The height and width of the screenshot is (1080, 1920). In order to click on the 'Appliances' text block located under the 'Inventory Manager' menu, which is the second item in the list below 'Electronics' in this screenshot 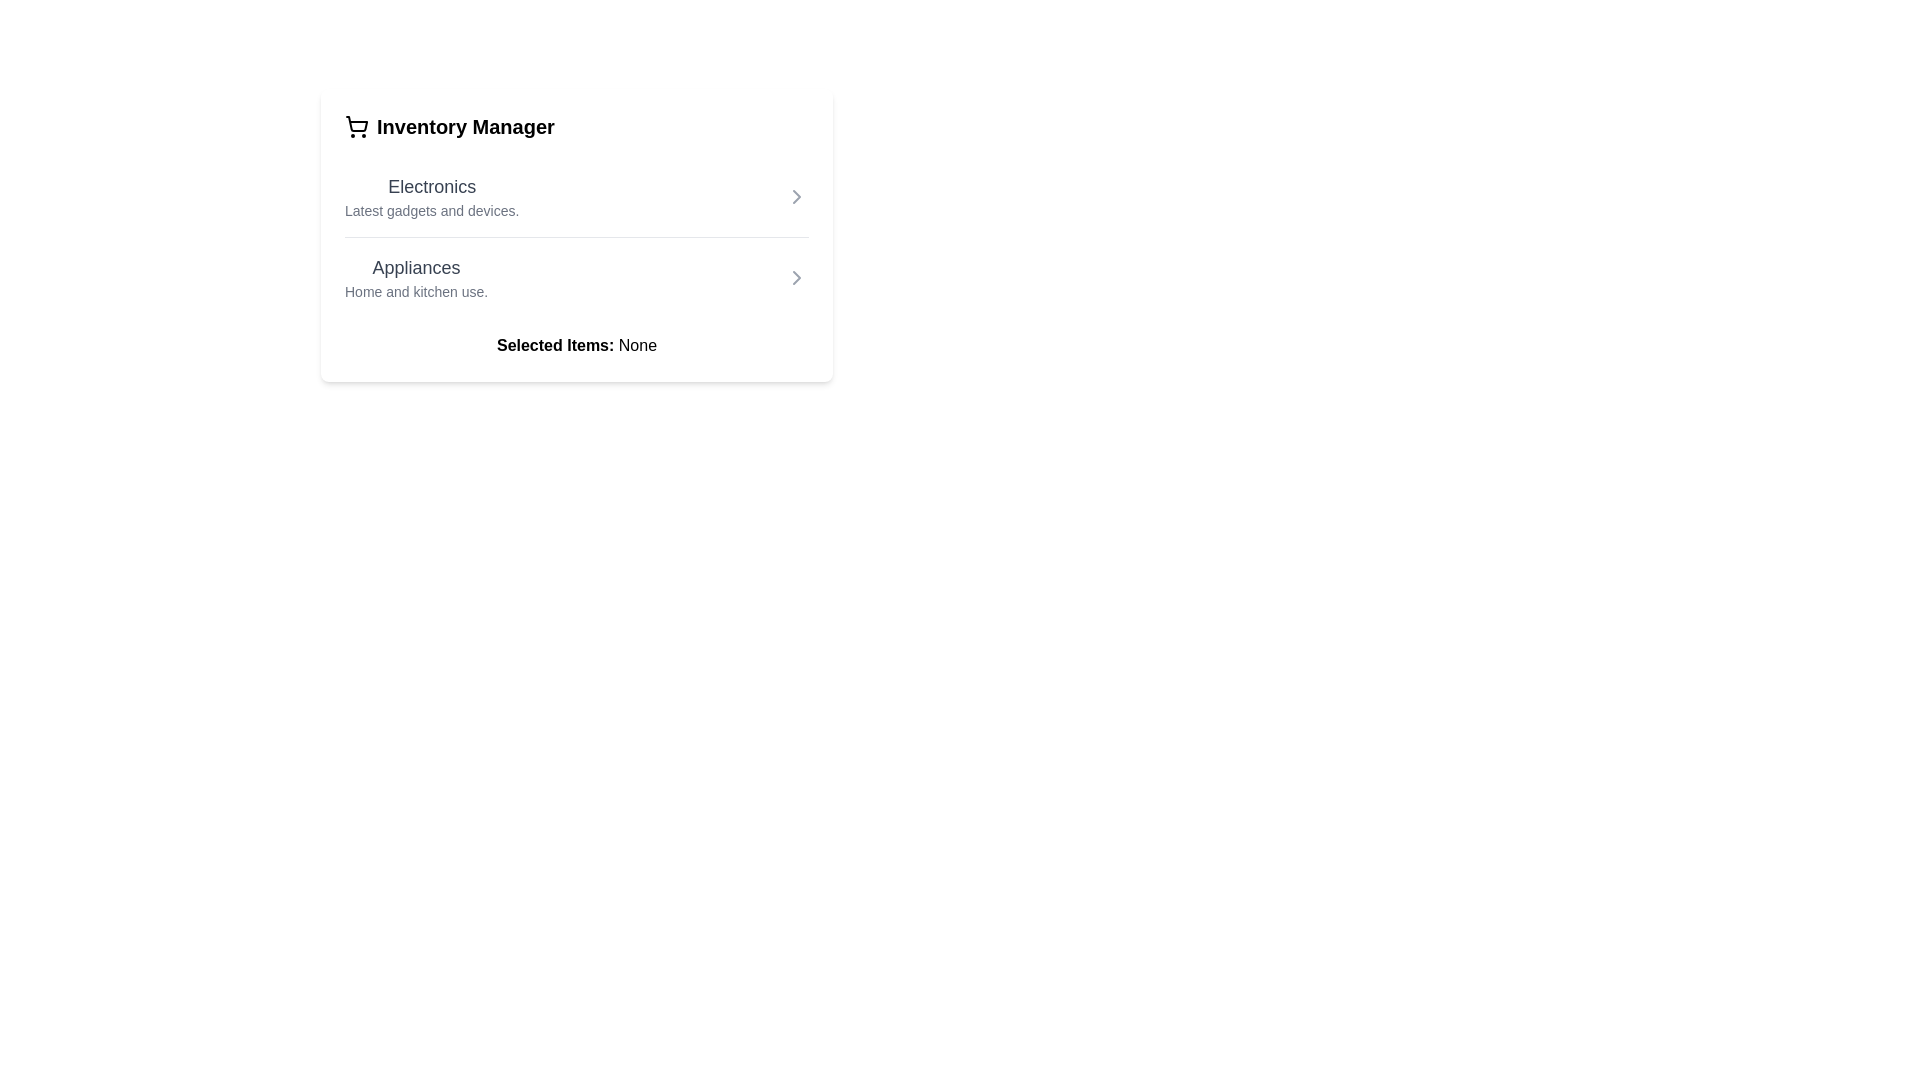, I will do `click(415, 277)`.